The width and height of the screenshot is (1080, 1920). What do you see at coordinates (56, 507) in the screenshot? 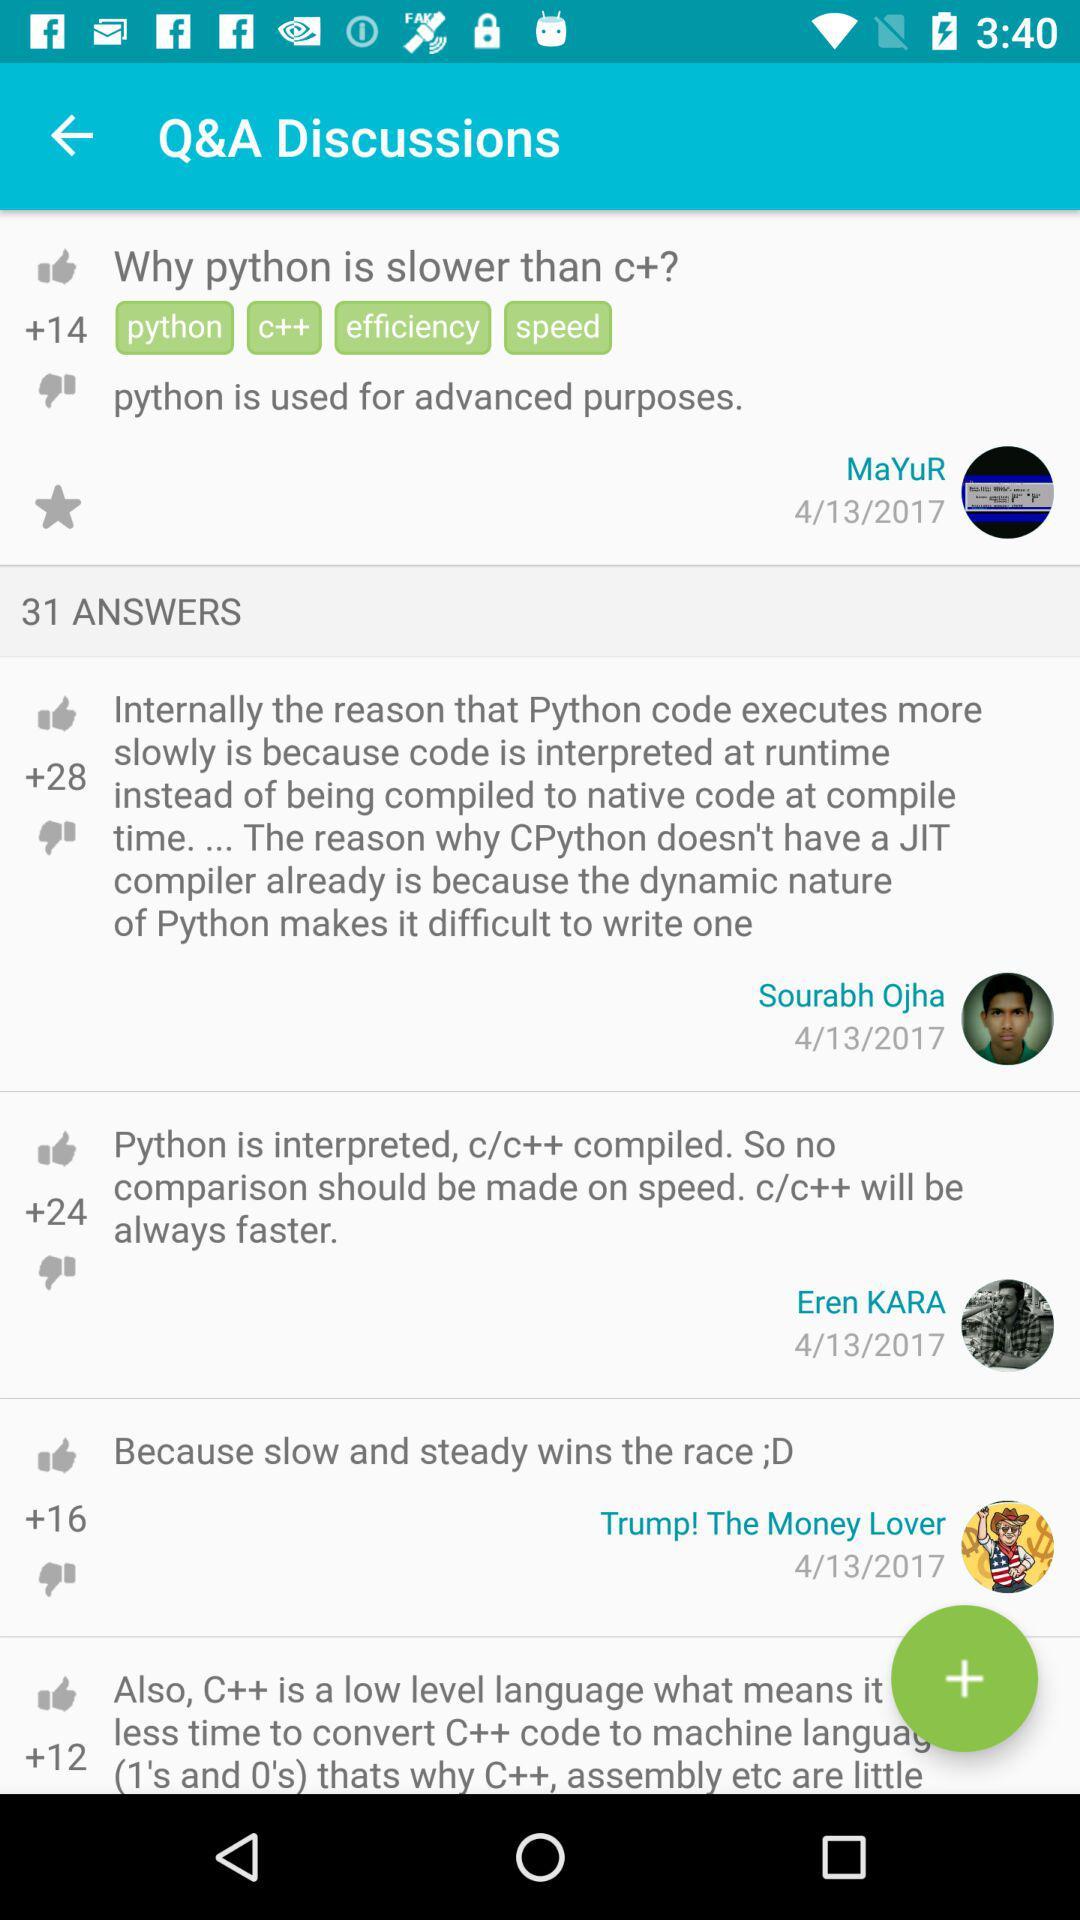
I see `icon above 31 answers item` at bounding box center [56, 507].